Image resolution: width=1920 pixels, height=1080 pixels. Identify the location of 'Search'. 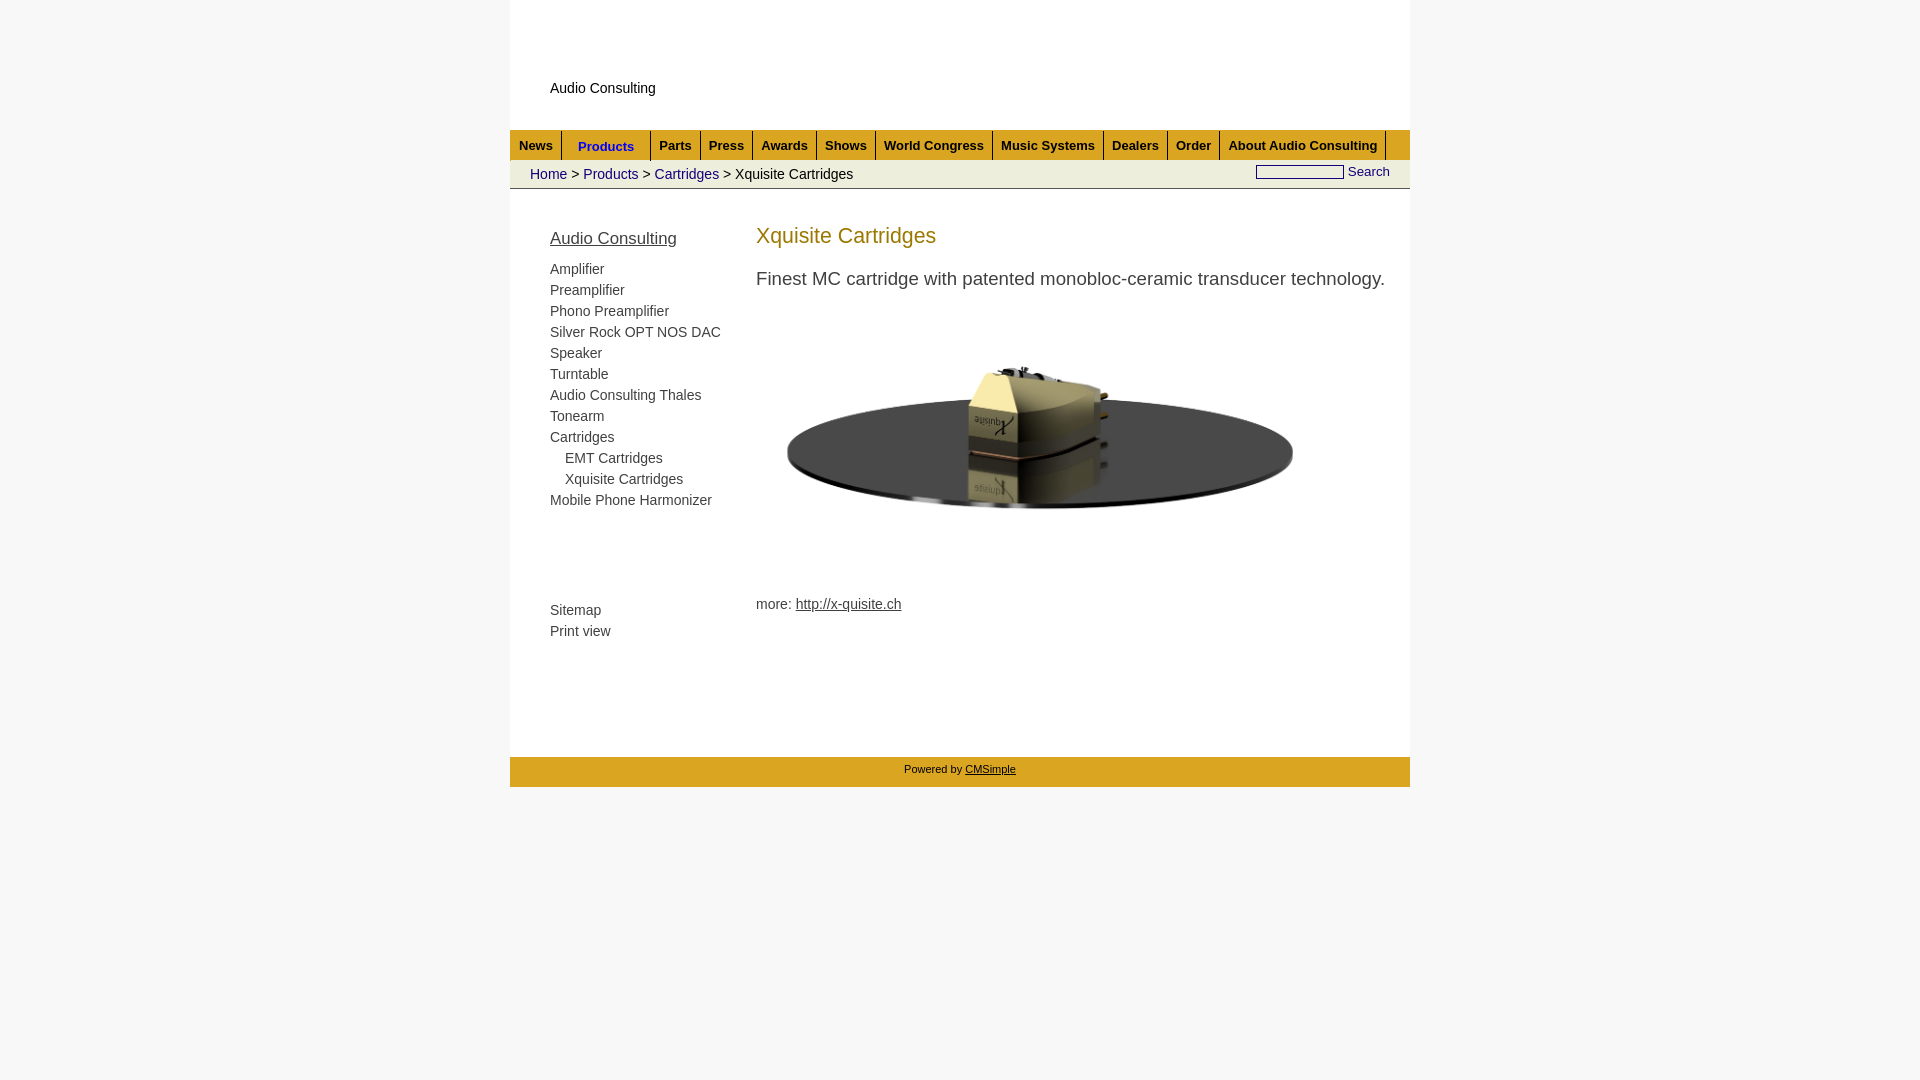
(1367, 170).